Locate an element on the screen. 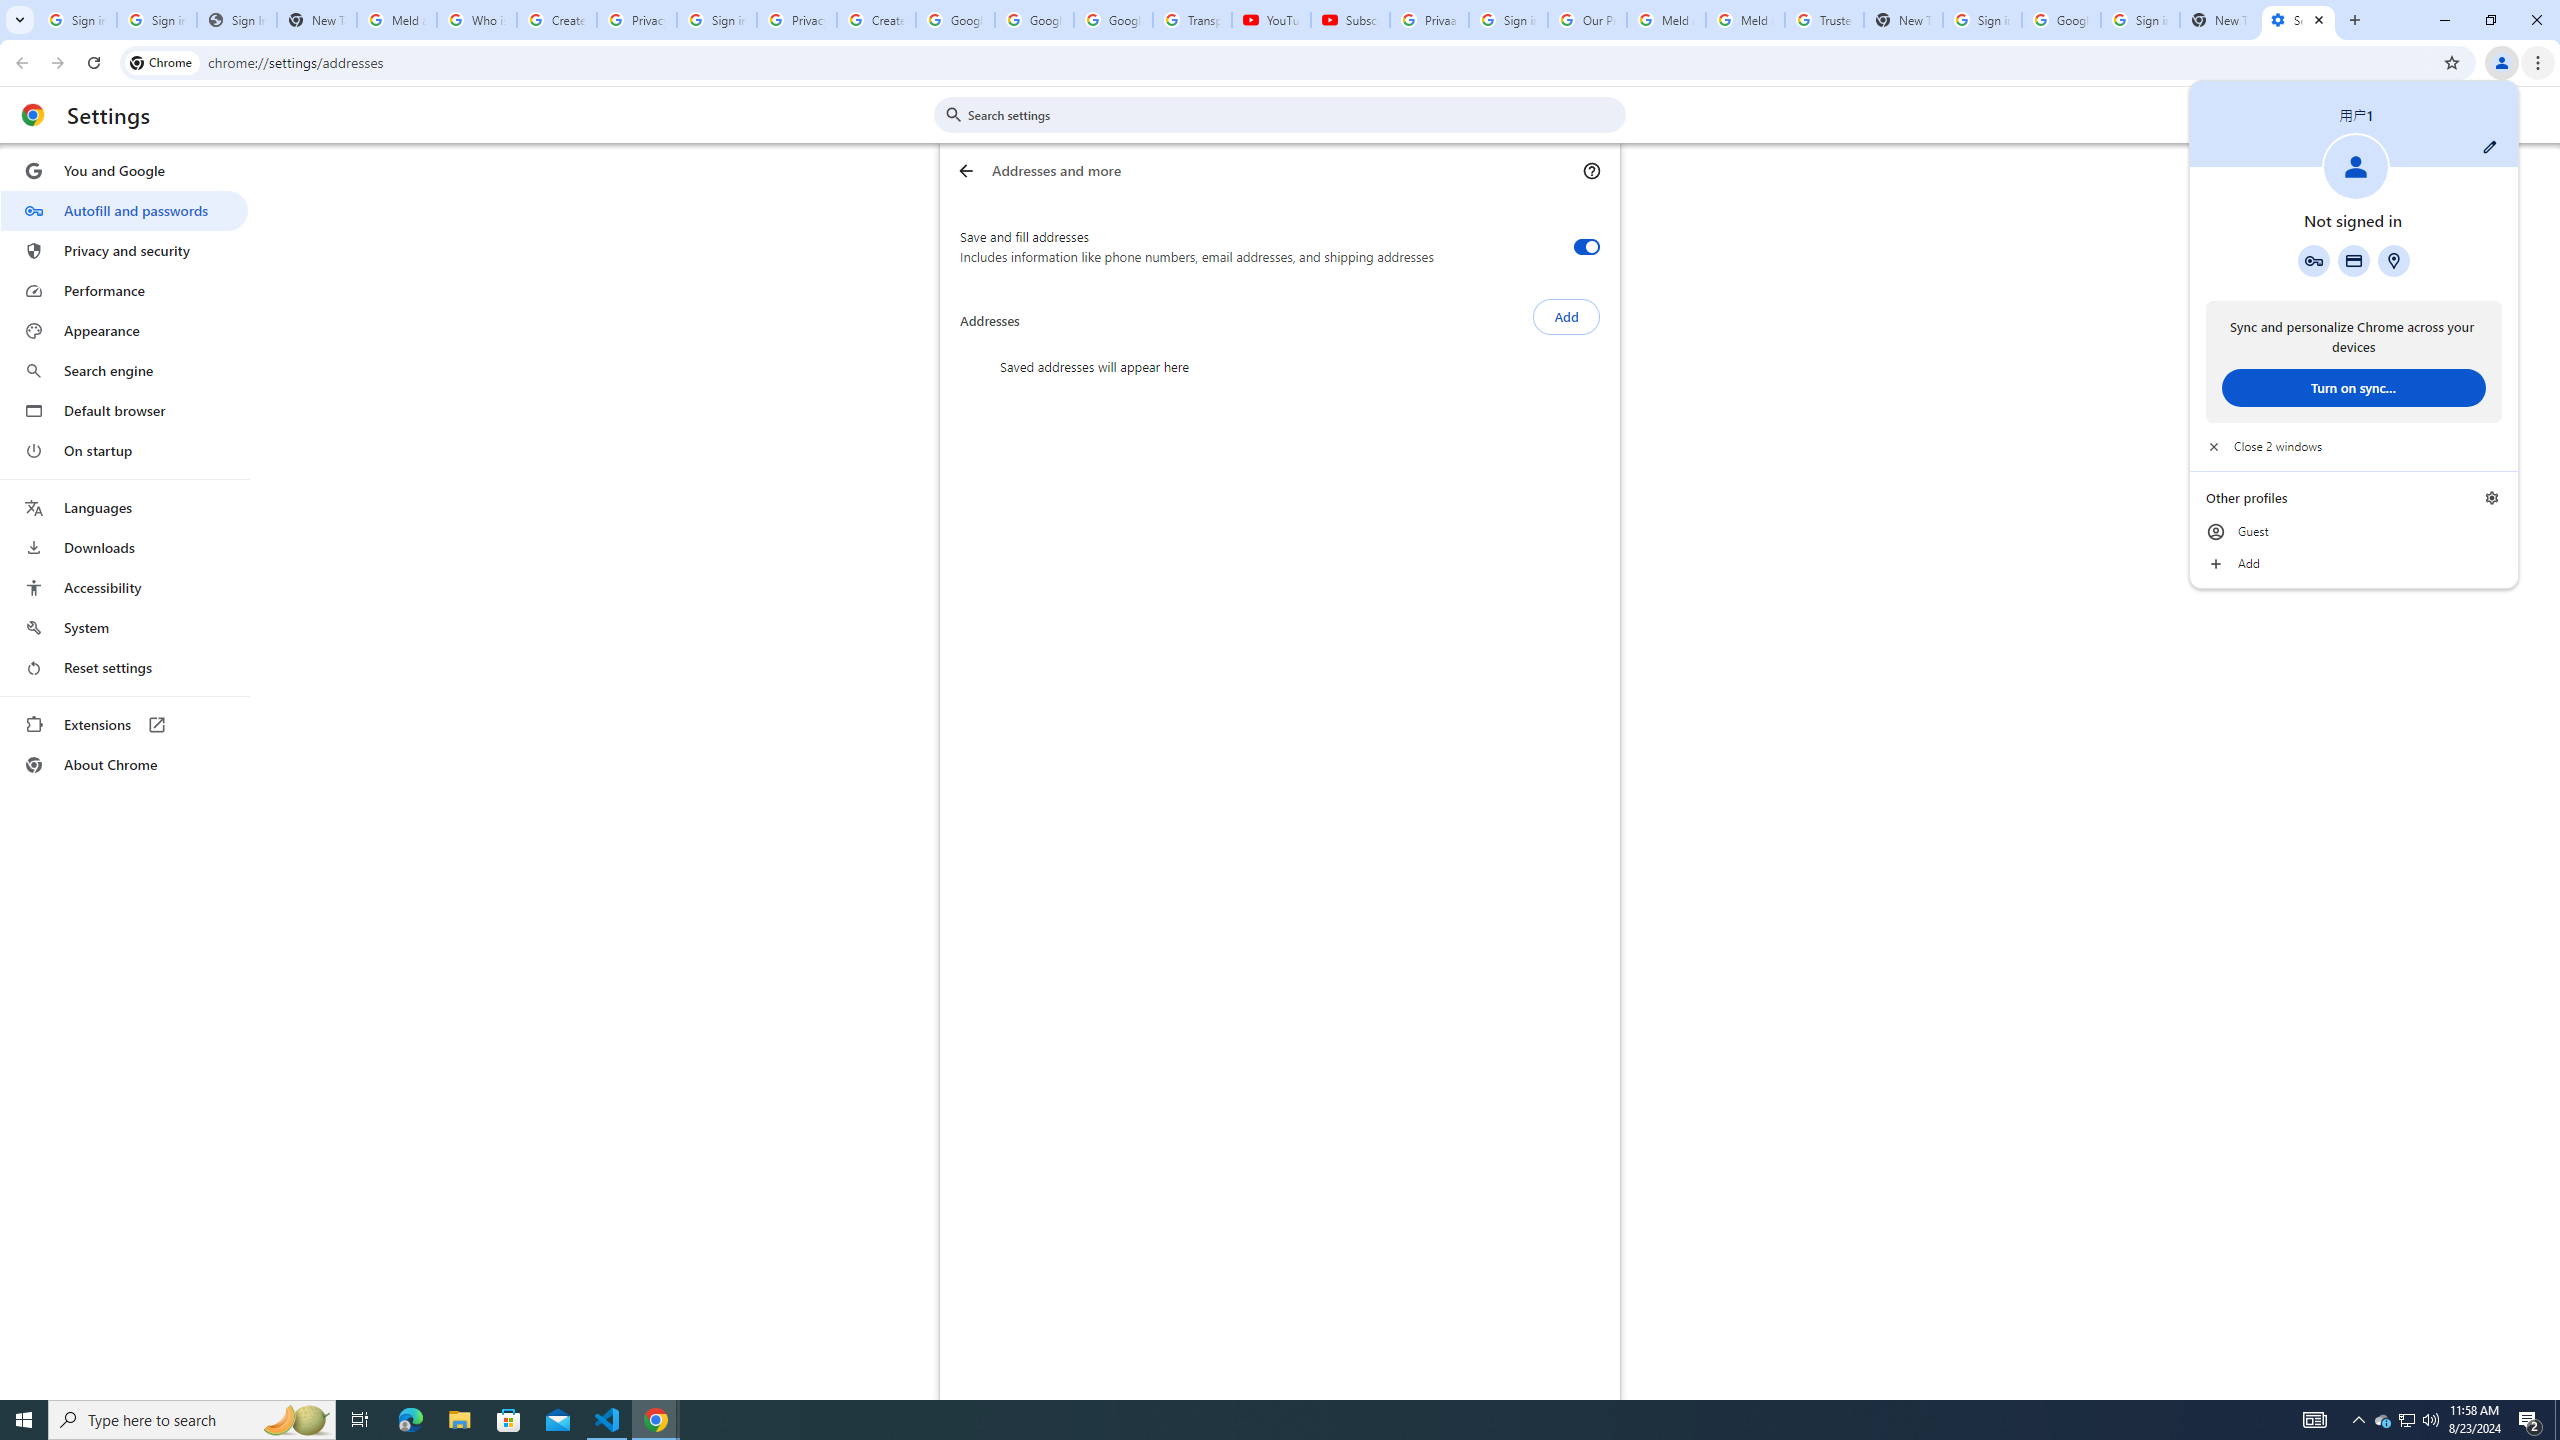  'Microsoft Edge' is located at coordinates (409, 1418).